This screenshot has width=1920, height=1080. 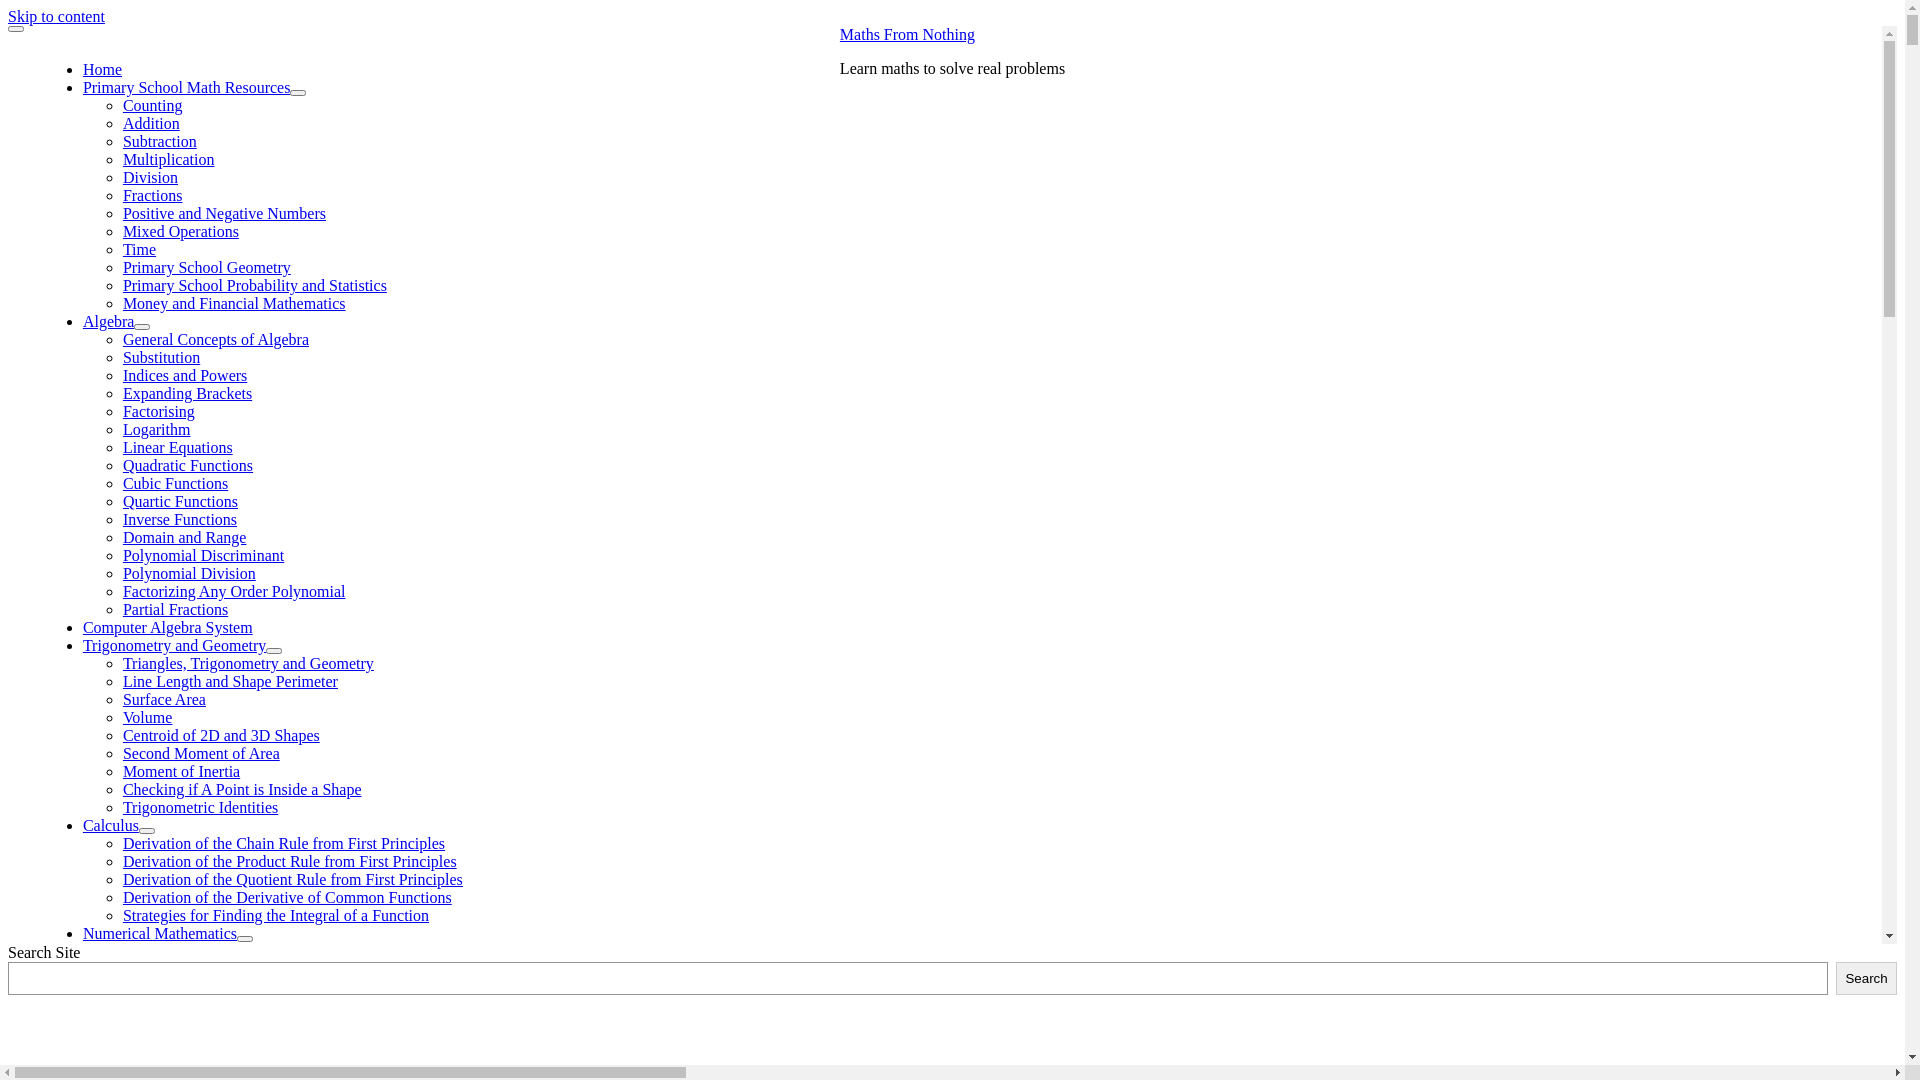 What do you see at coordinates (288, 860) in the screenshot?
I see `'Derivation of the Product Rule from First Principles'` at bounding box center [288, 860].